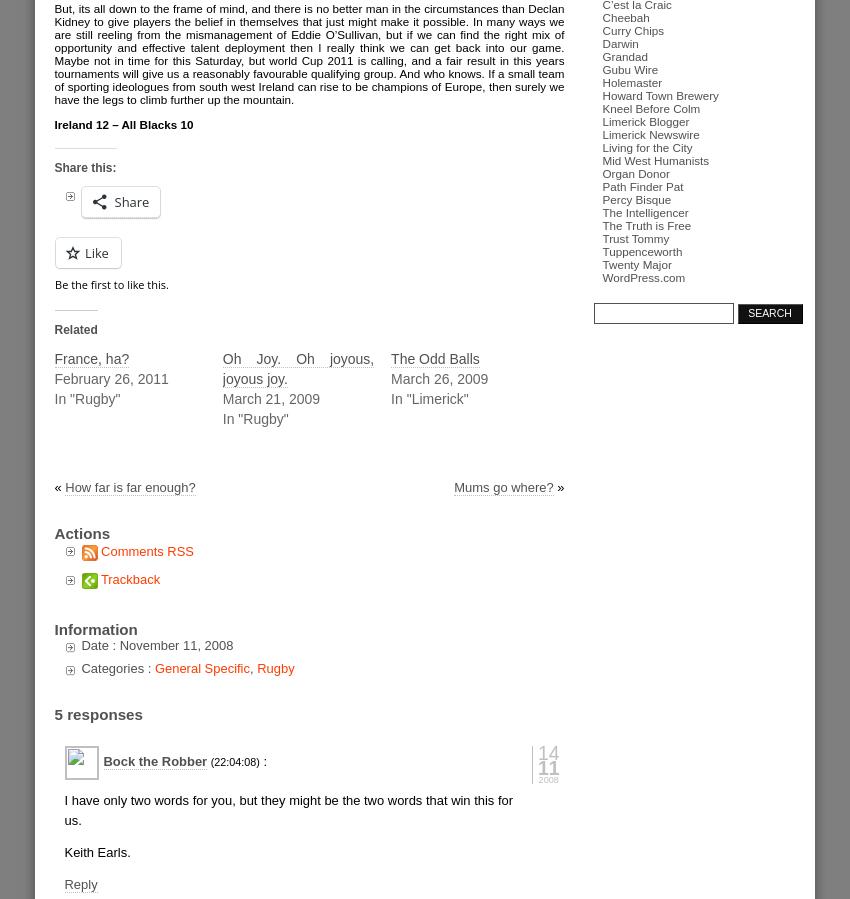  What do you see at coordinates (94, 628) in the screenshot?
I see `'Information'` at bounding box center [94, 628].